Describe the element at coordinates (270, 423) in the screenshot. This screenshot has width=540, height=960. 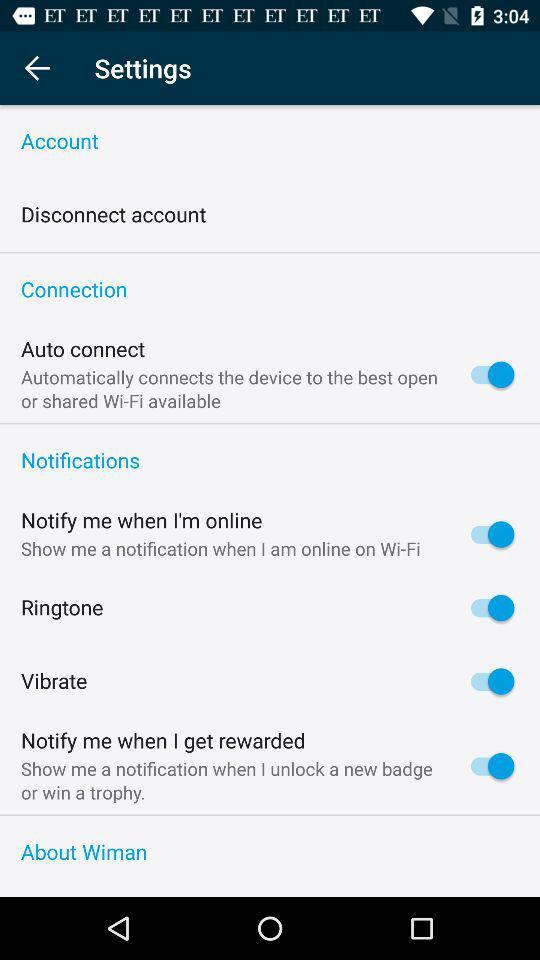
I see `the icon below automatically connects the icon` at that location.